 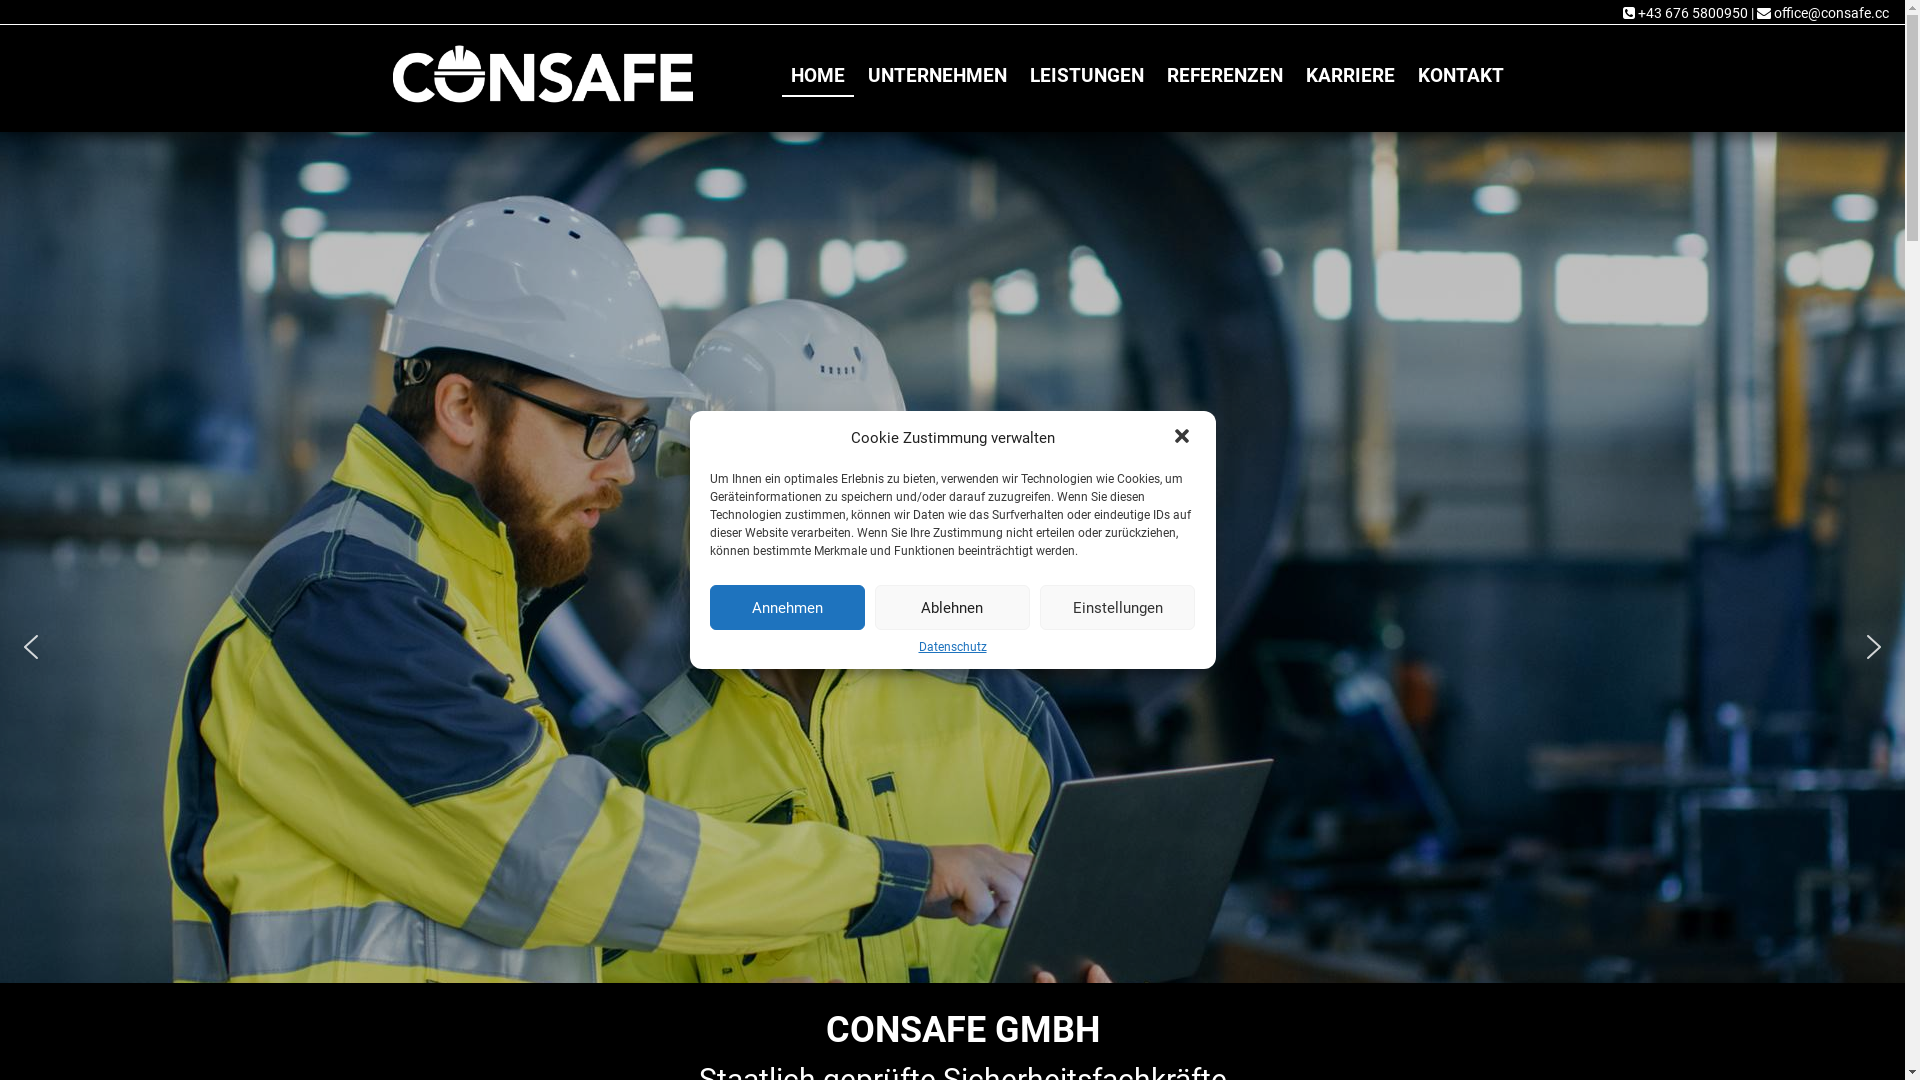 I want to click on 'Annehmen', so click(x=786, y=606).